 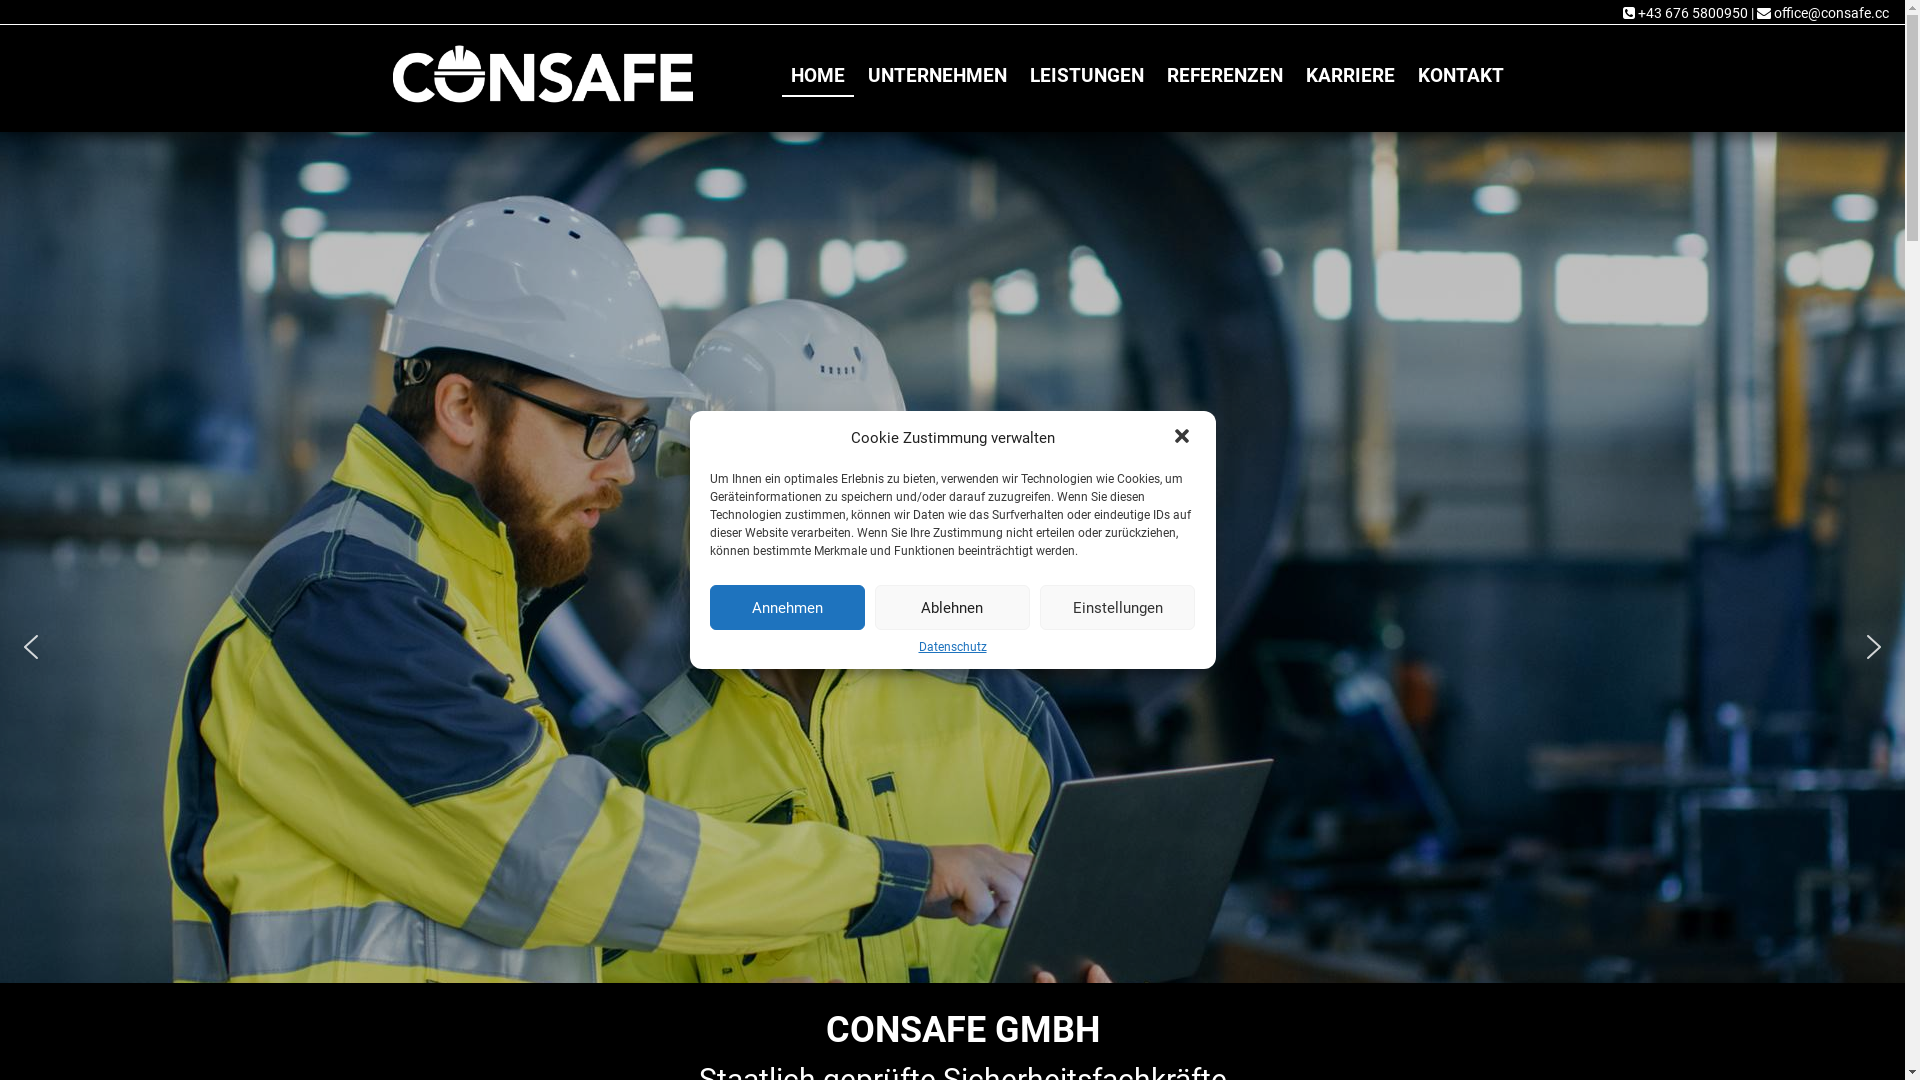 I want to click on 'Annehmen', so click(x=786, y=606).